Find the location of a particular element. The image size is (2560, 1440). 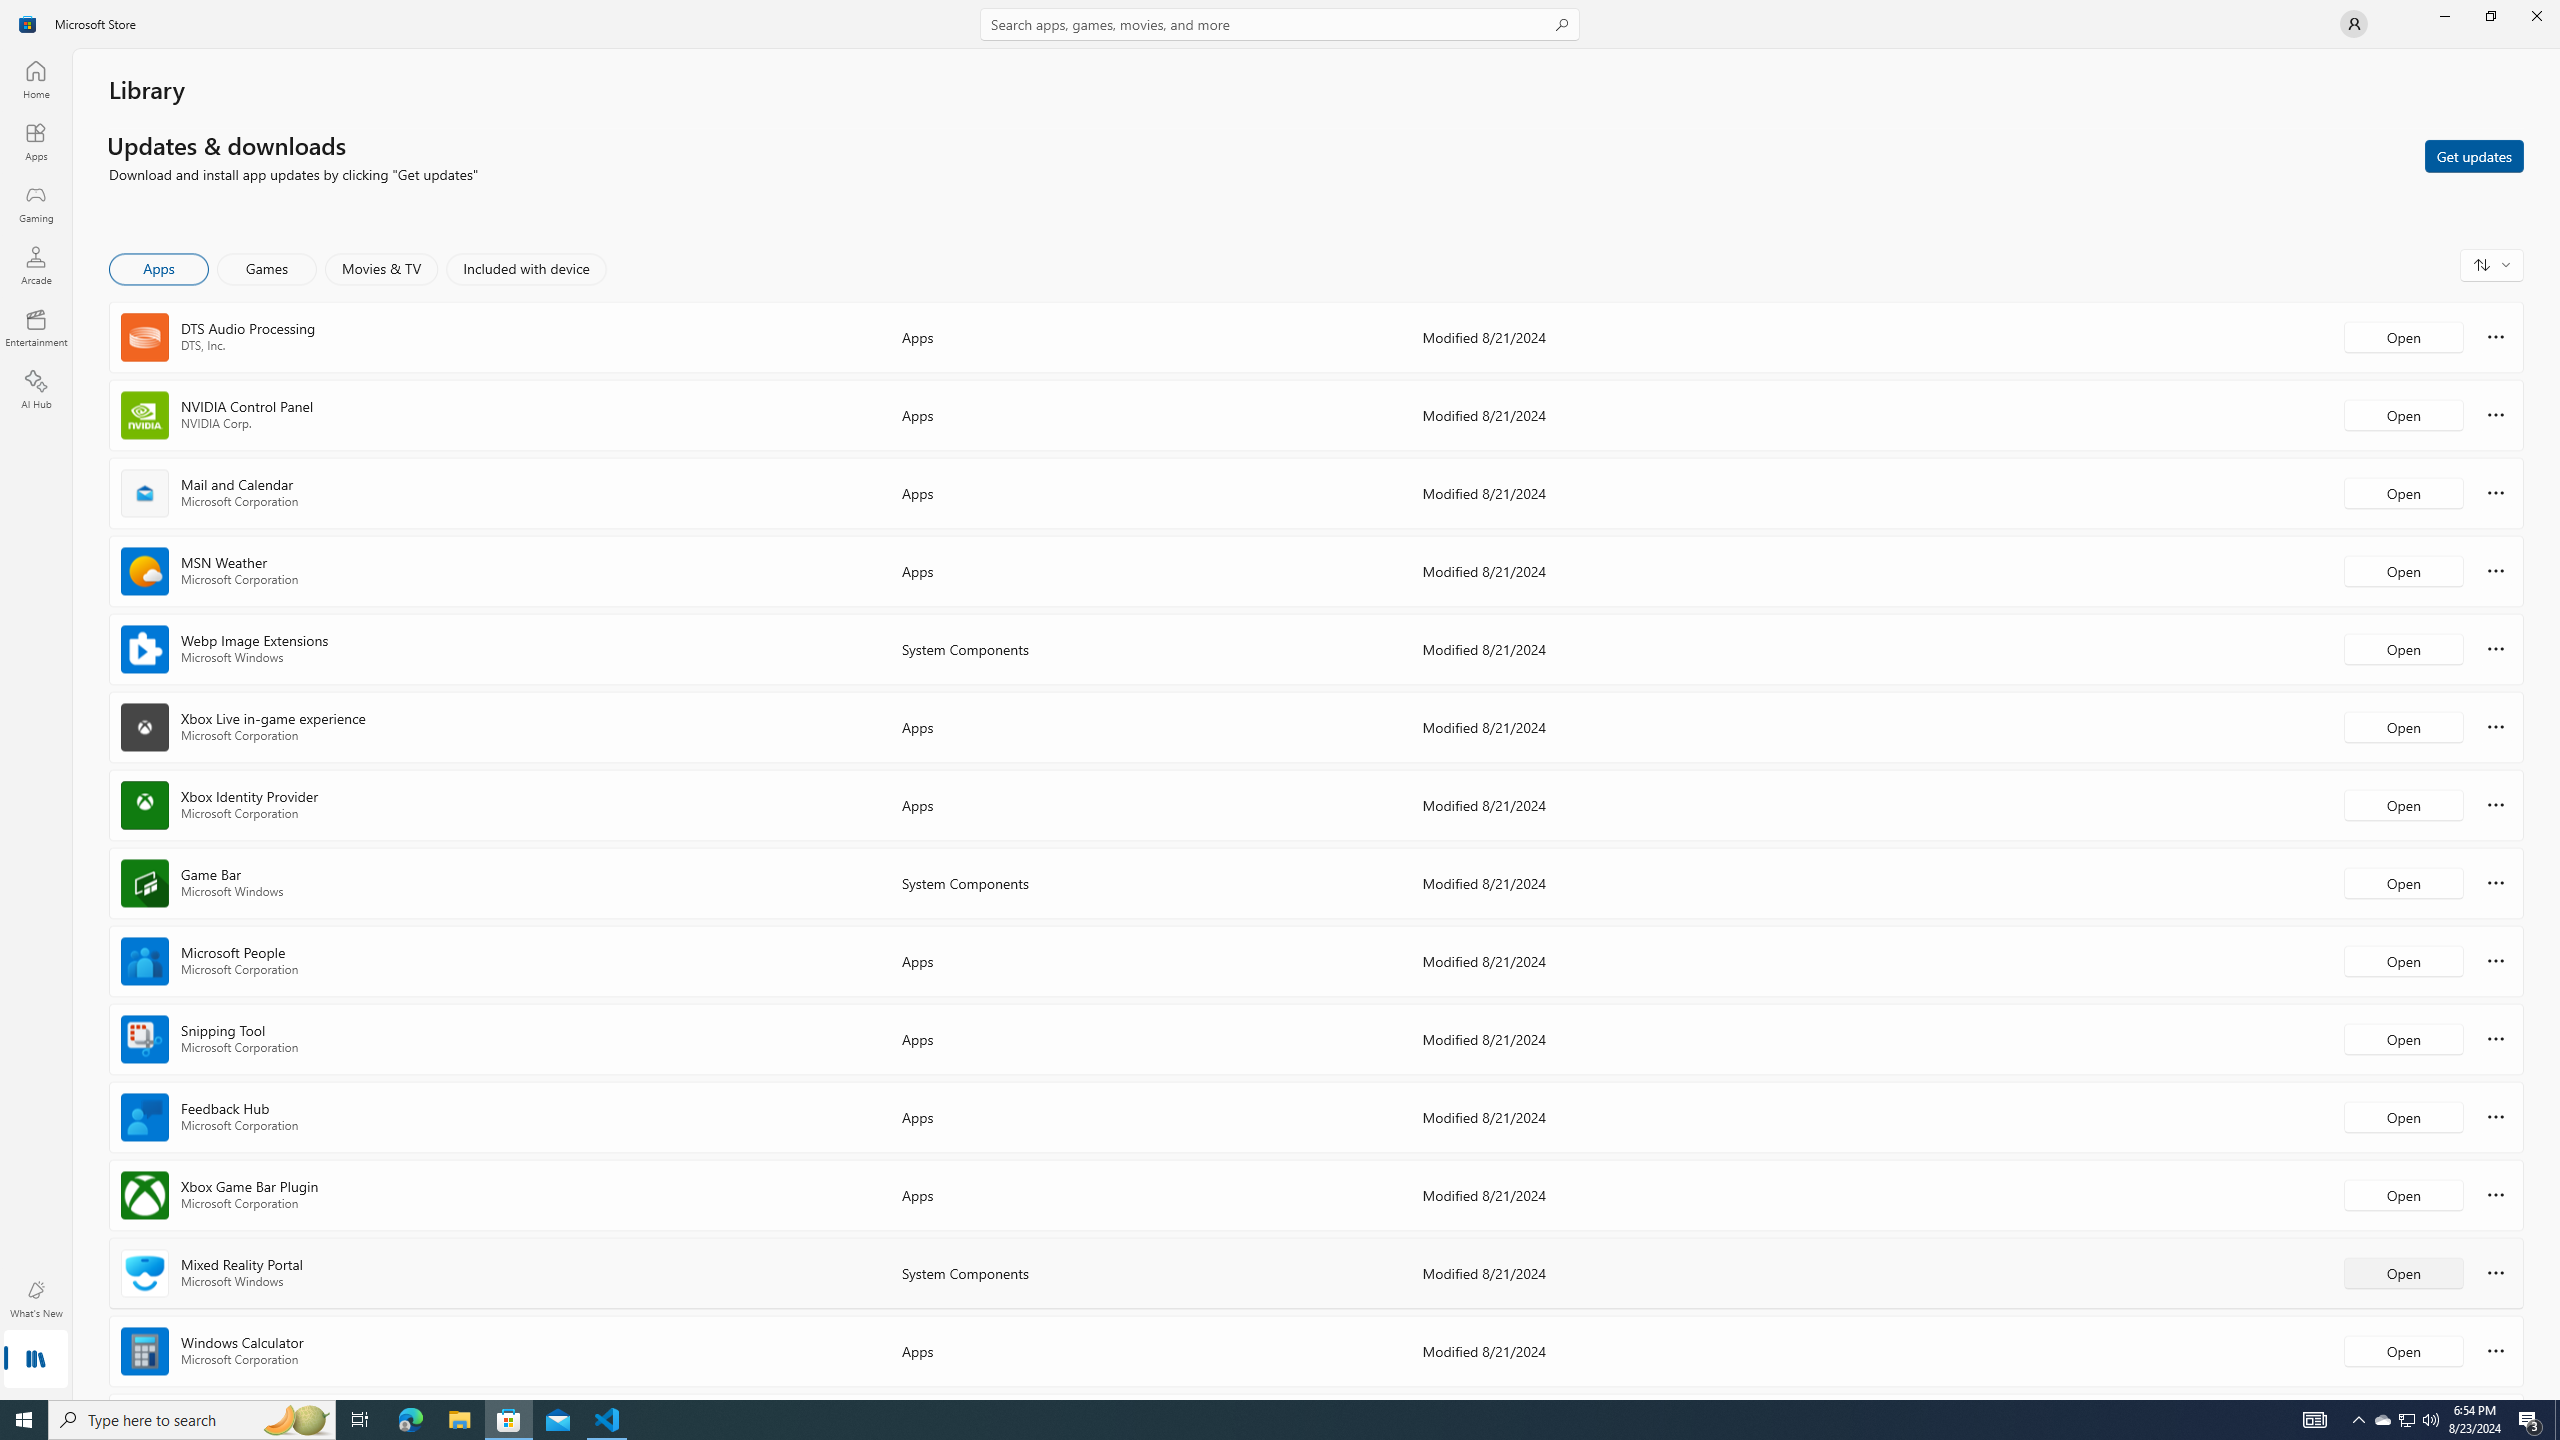

'Apps' is located at coordinates (34, 141).